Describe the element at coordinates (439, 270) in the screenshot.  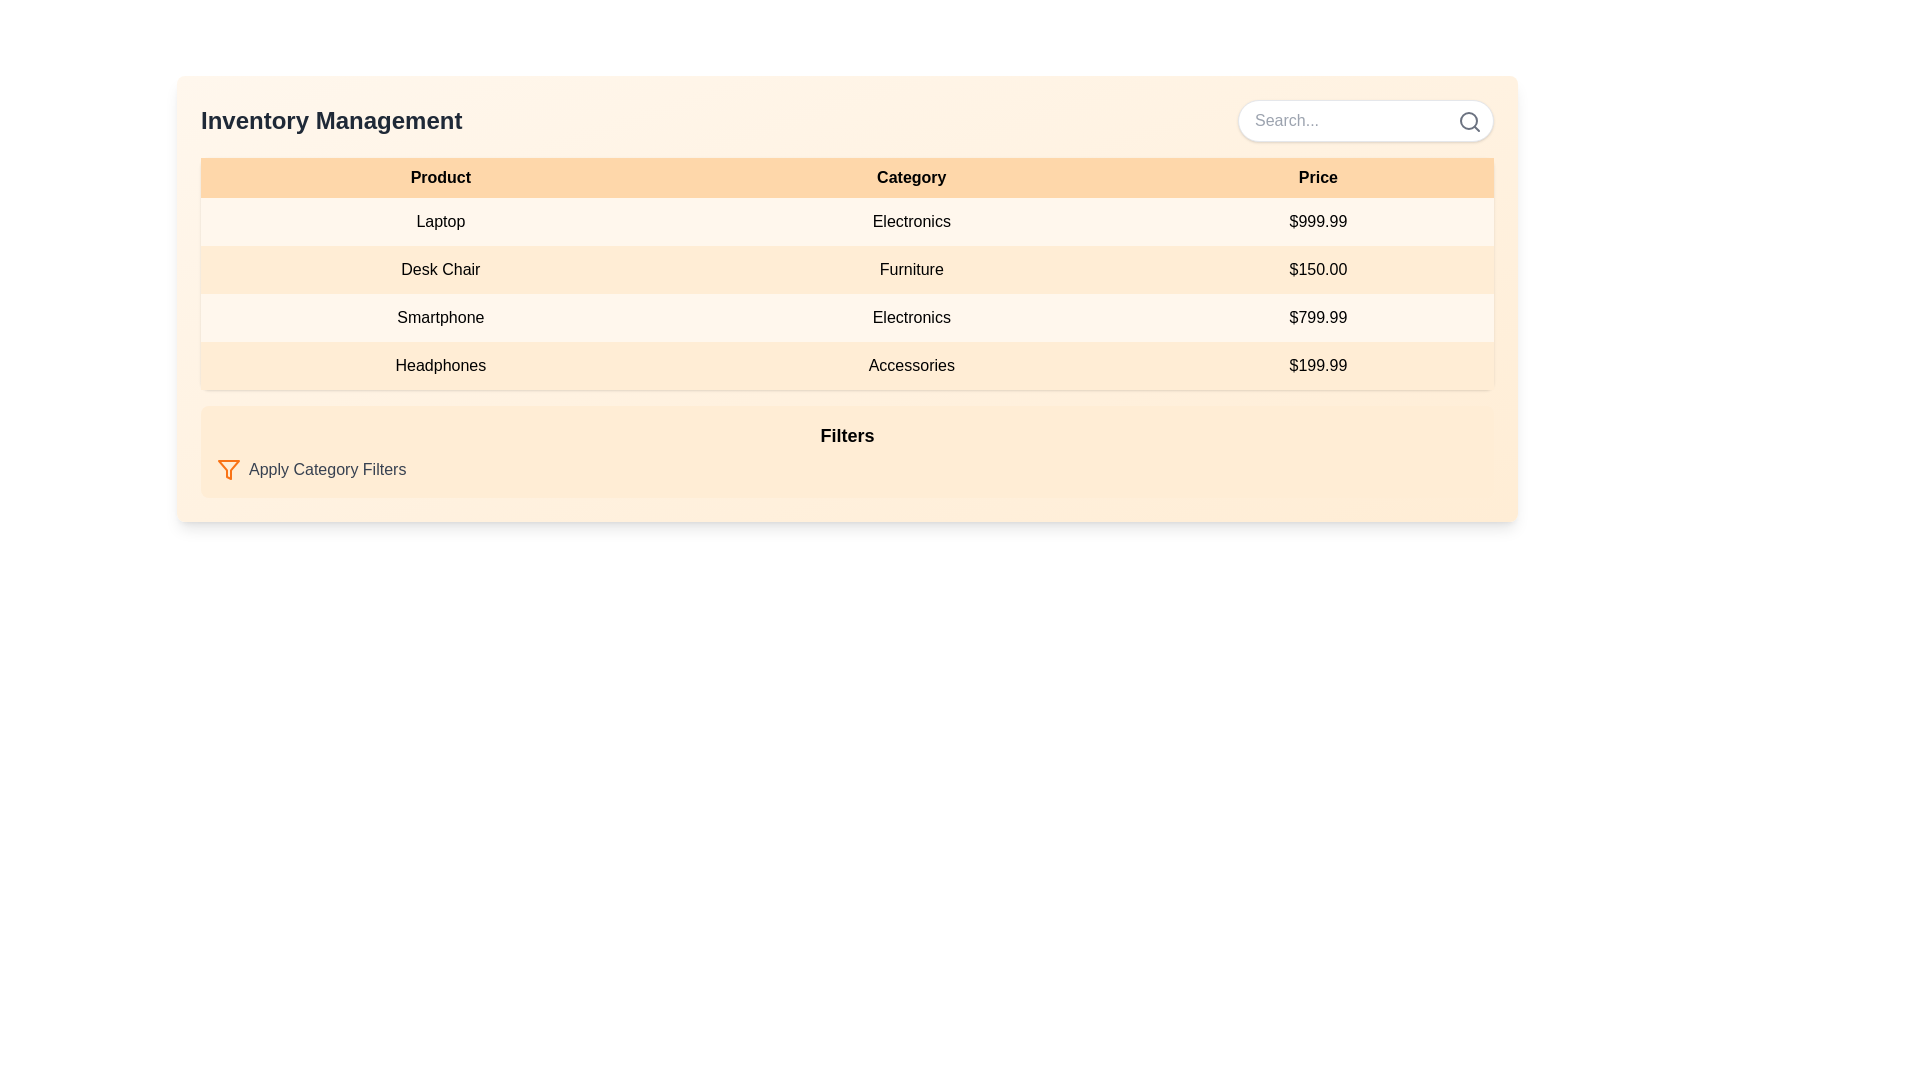
I see `the static text label for the product` at that location.